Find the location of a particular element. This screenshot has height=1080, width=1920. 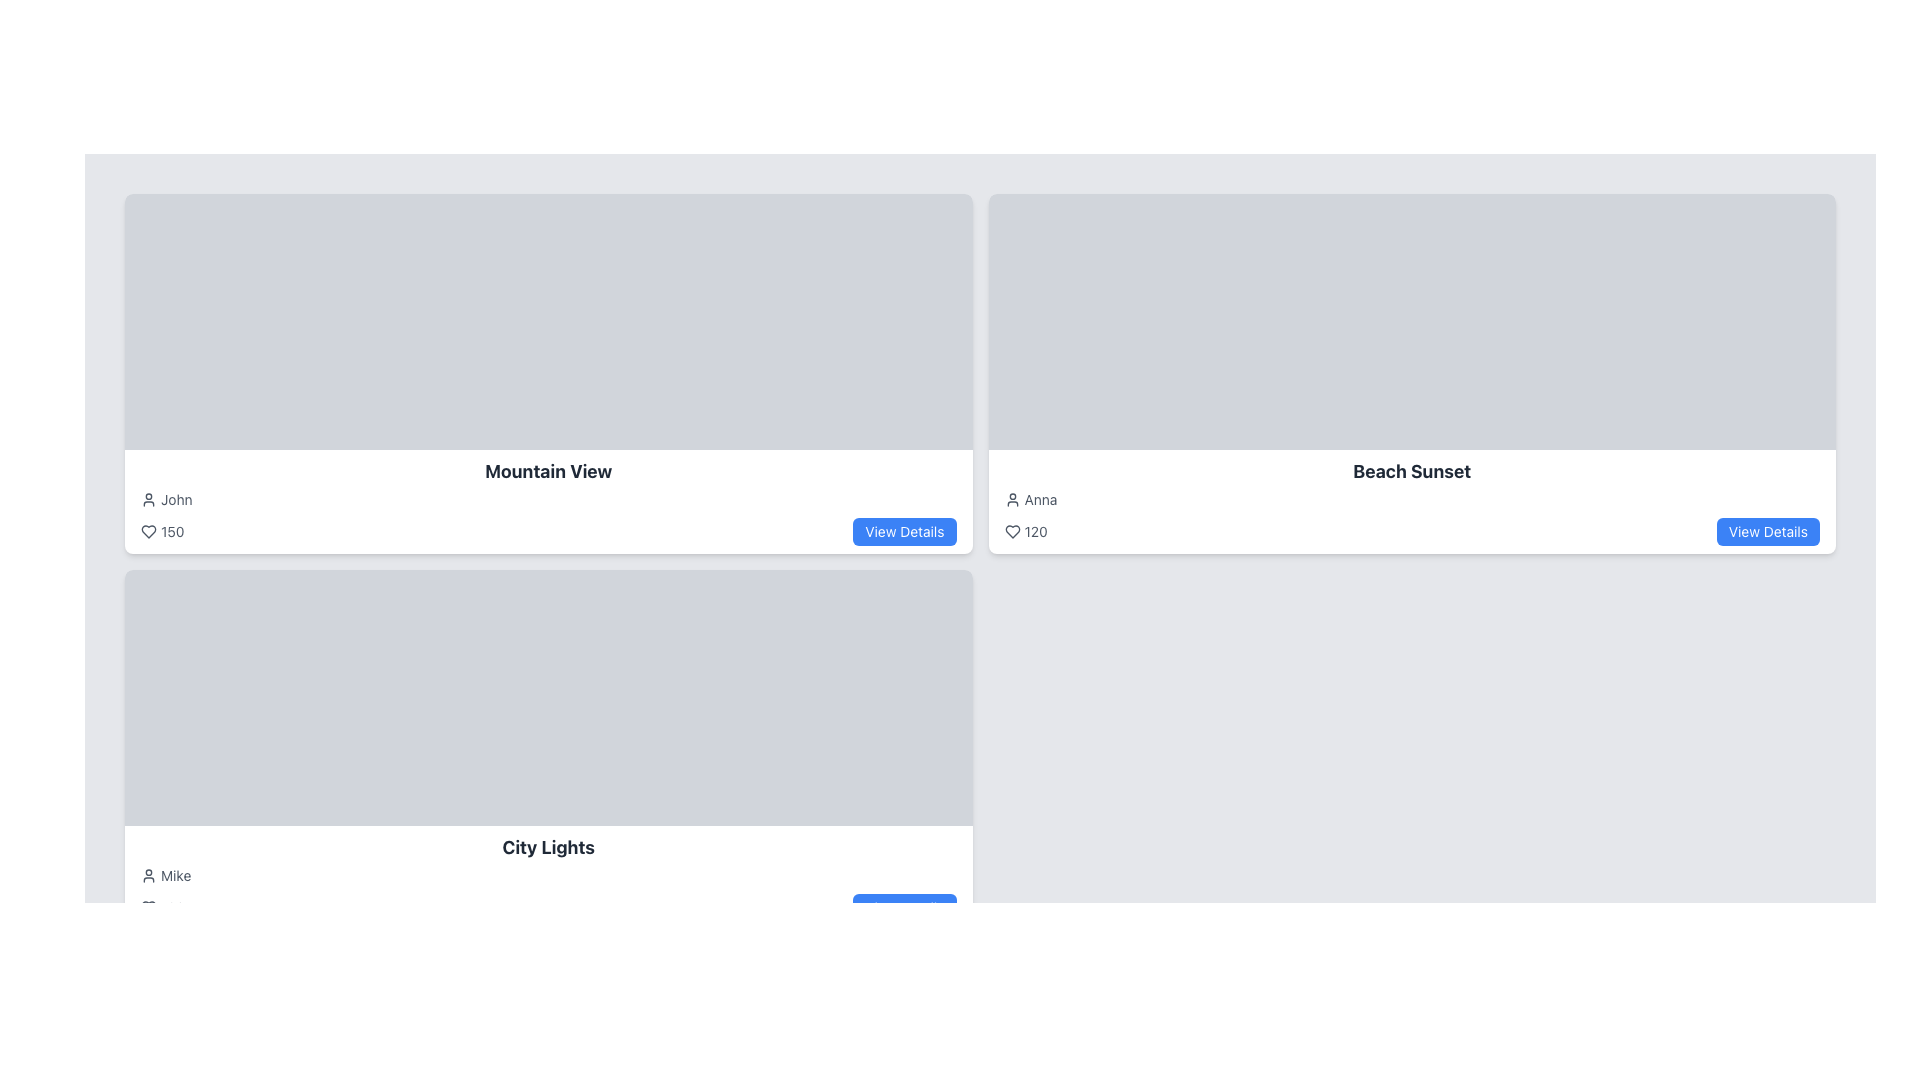

the heart outline icon located in the lower-left corner of the 'City Lights' card, adjacent to the username 'Mike' and to the left of the like count '180' is located at coordinates (147, 907).